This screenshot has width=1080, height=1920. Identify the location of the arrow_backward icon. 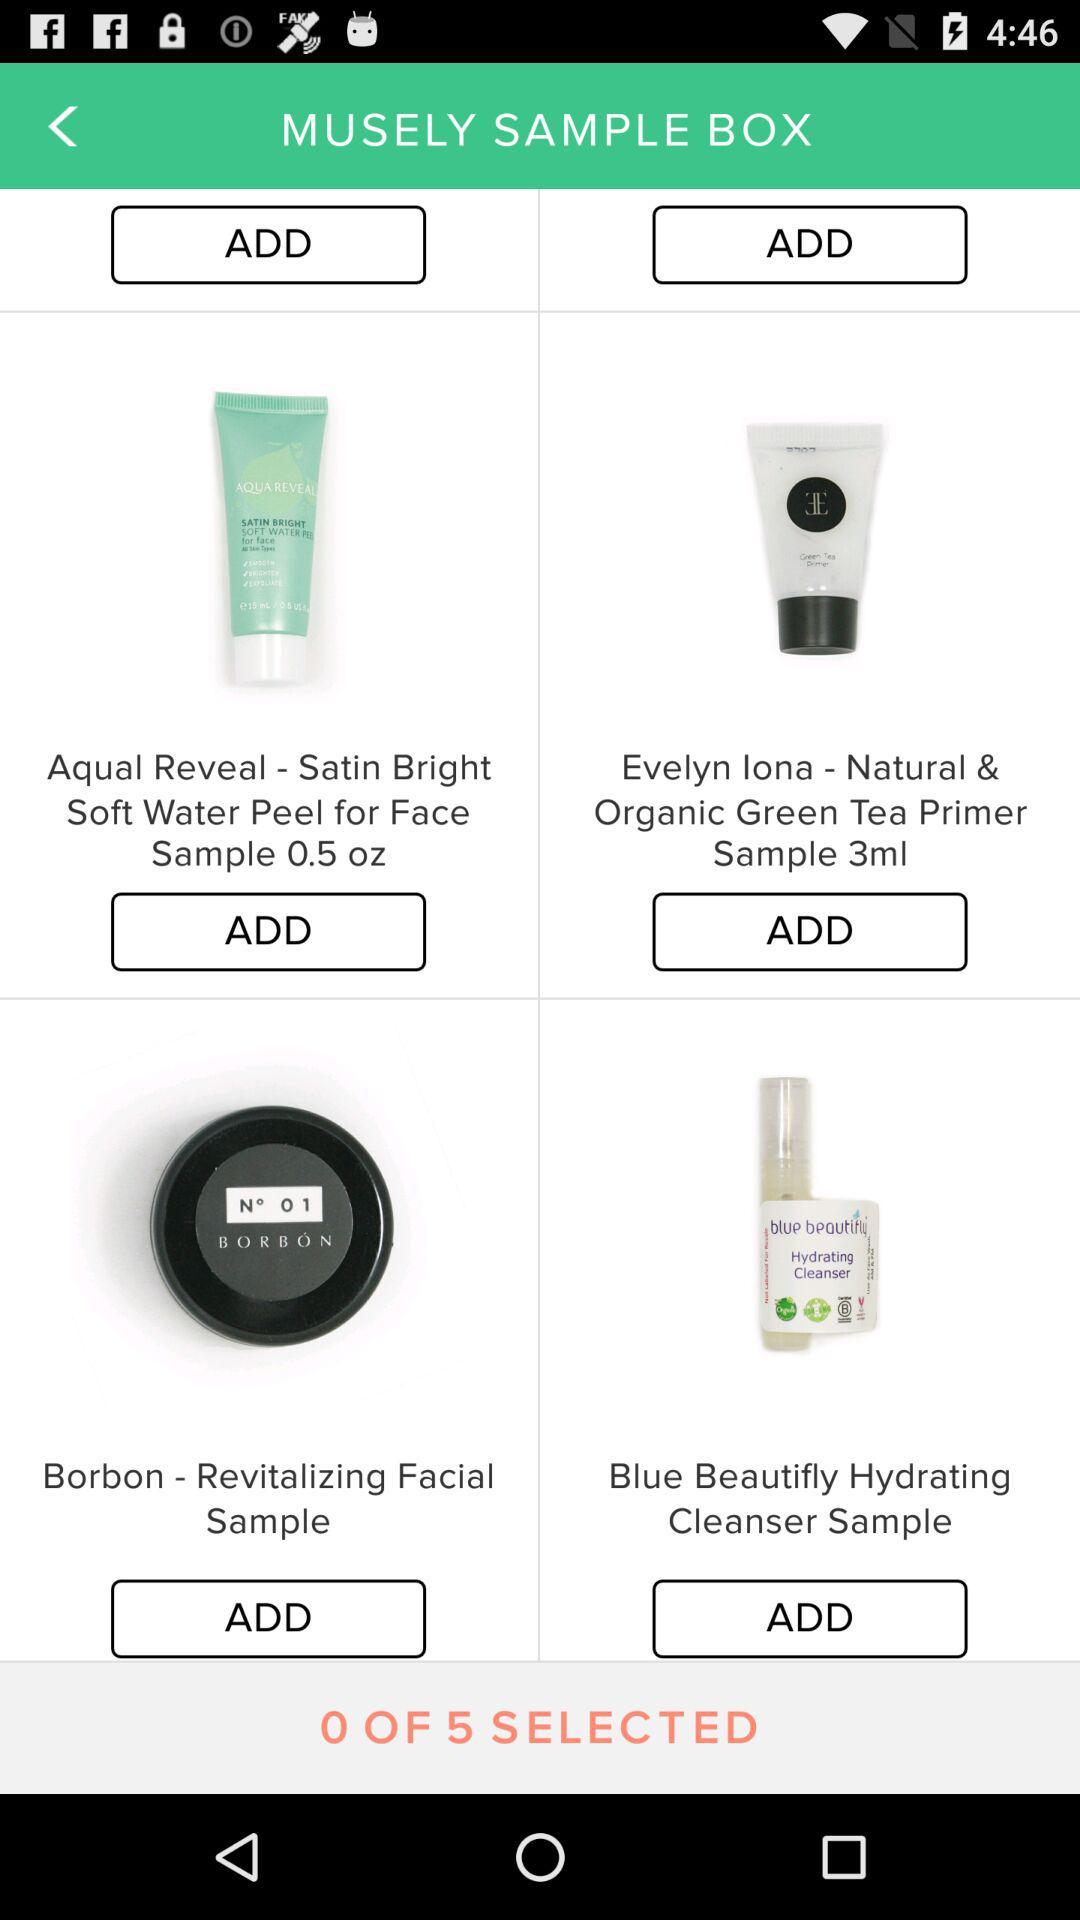
(61, 133).